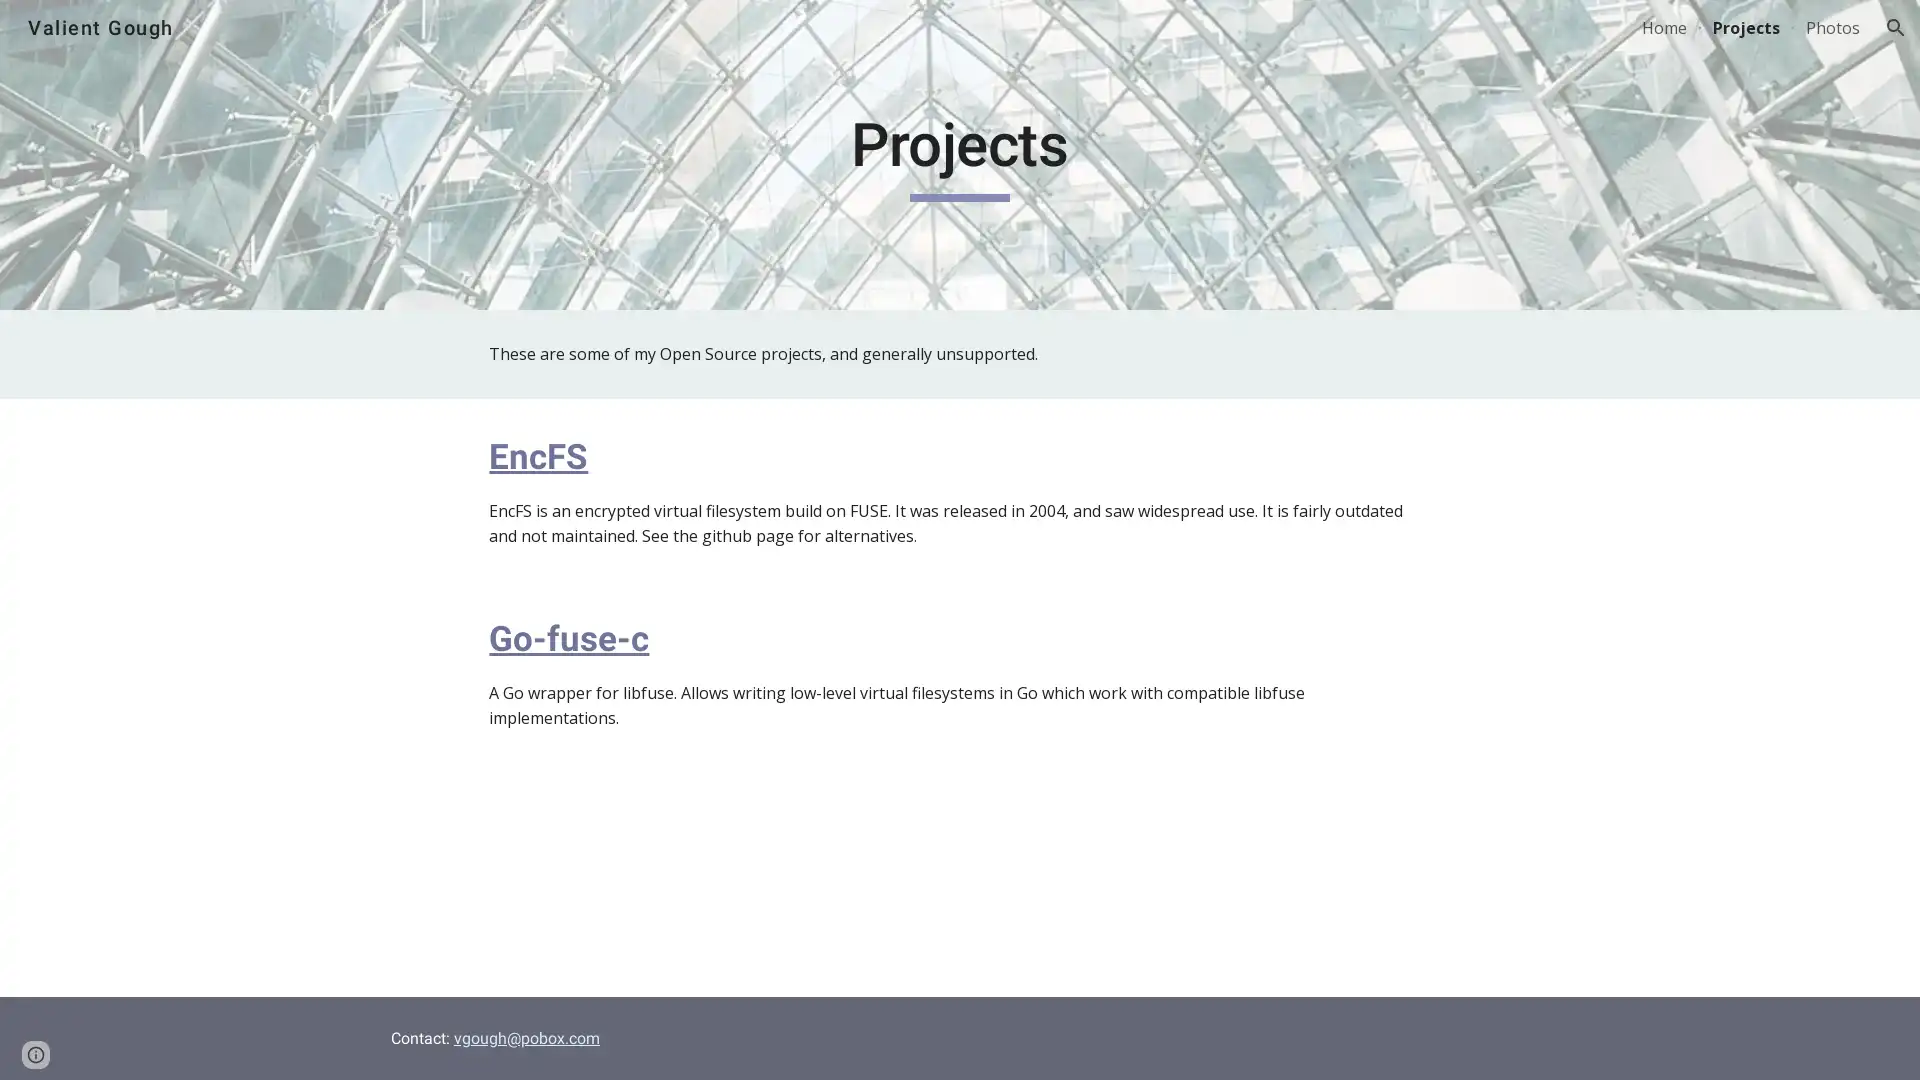 Image resolution: width=1920 pixels, height=1080 pixels. Describe the element at coordinates (1139, 37) in the screenshot. I see `Skip to navigation` at that location.